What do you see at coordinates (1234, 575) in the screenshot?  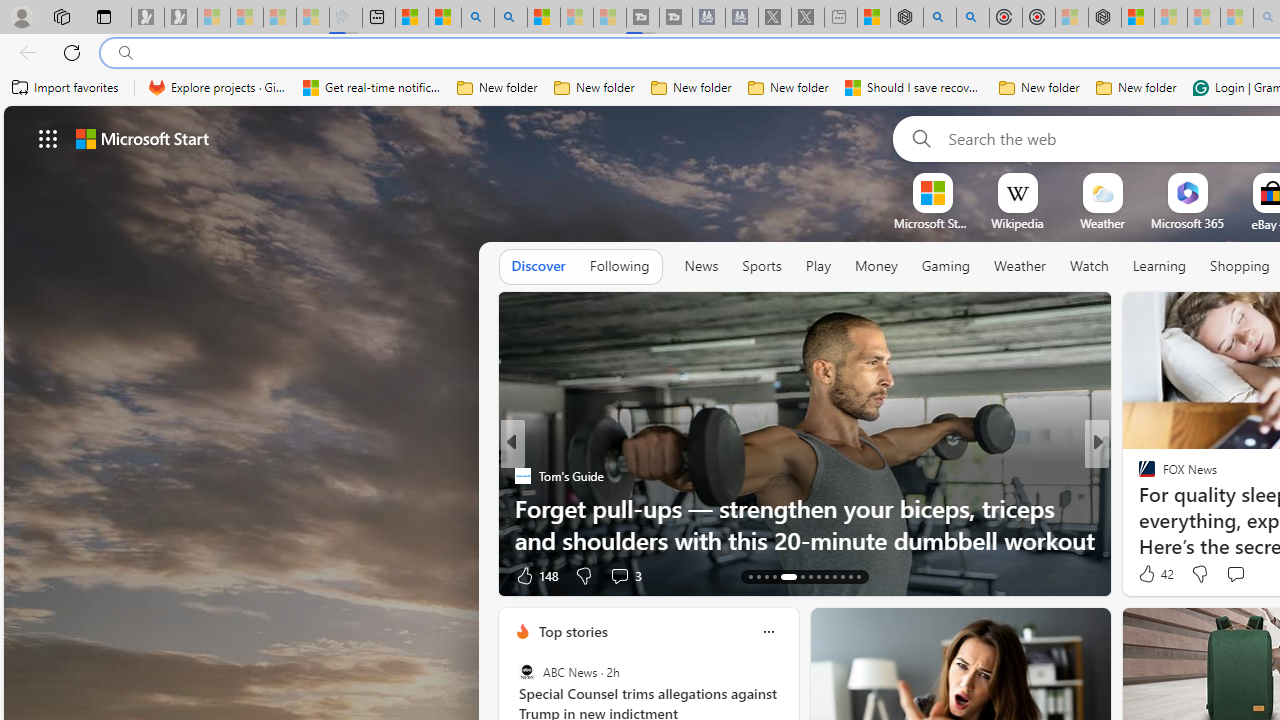 I see `'View comments 8 Comment'` at bounding box center [1234, 575].